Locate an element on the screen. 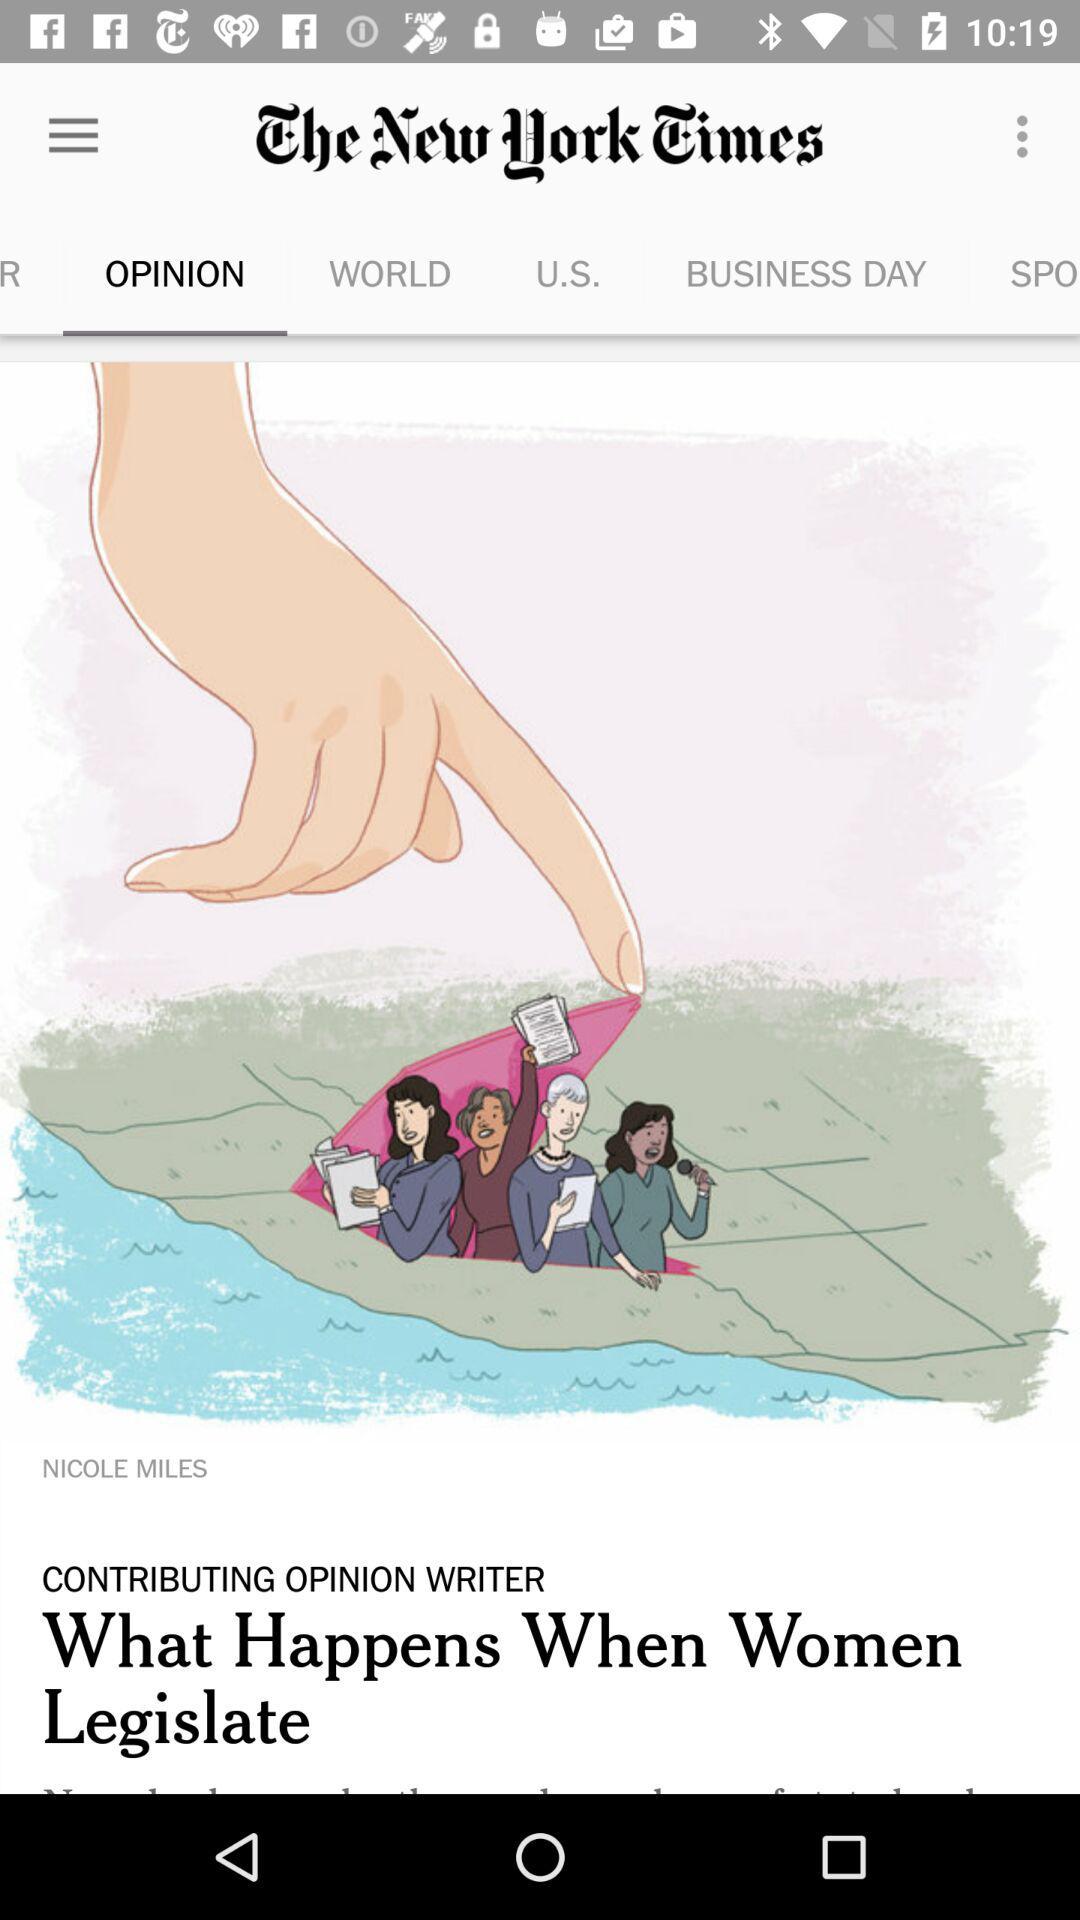 The image size is (1080, 1920). the item above the most popular is located at coordinates (72, 135).